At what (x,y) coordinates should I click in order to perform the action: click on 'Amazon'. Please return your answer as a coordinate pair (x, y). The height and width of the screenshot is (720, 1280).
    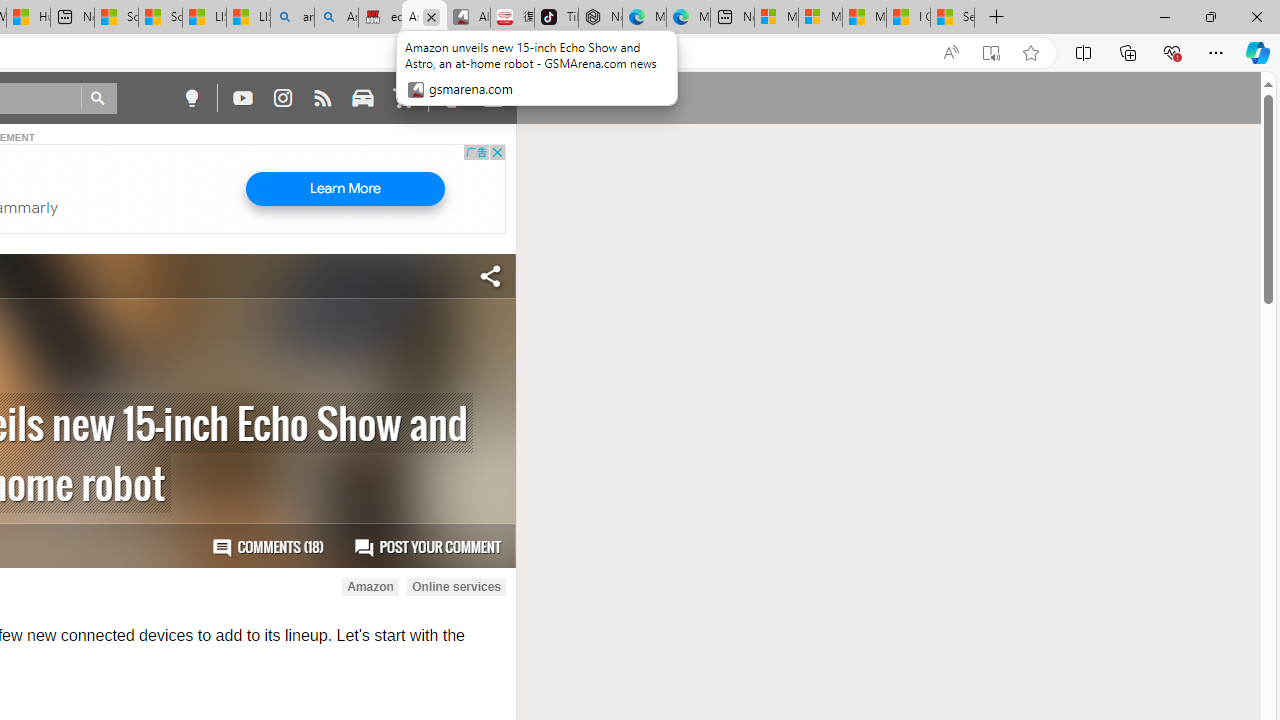
    Looking at the image, I should click on (370, 586).